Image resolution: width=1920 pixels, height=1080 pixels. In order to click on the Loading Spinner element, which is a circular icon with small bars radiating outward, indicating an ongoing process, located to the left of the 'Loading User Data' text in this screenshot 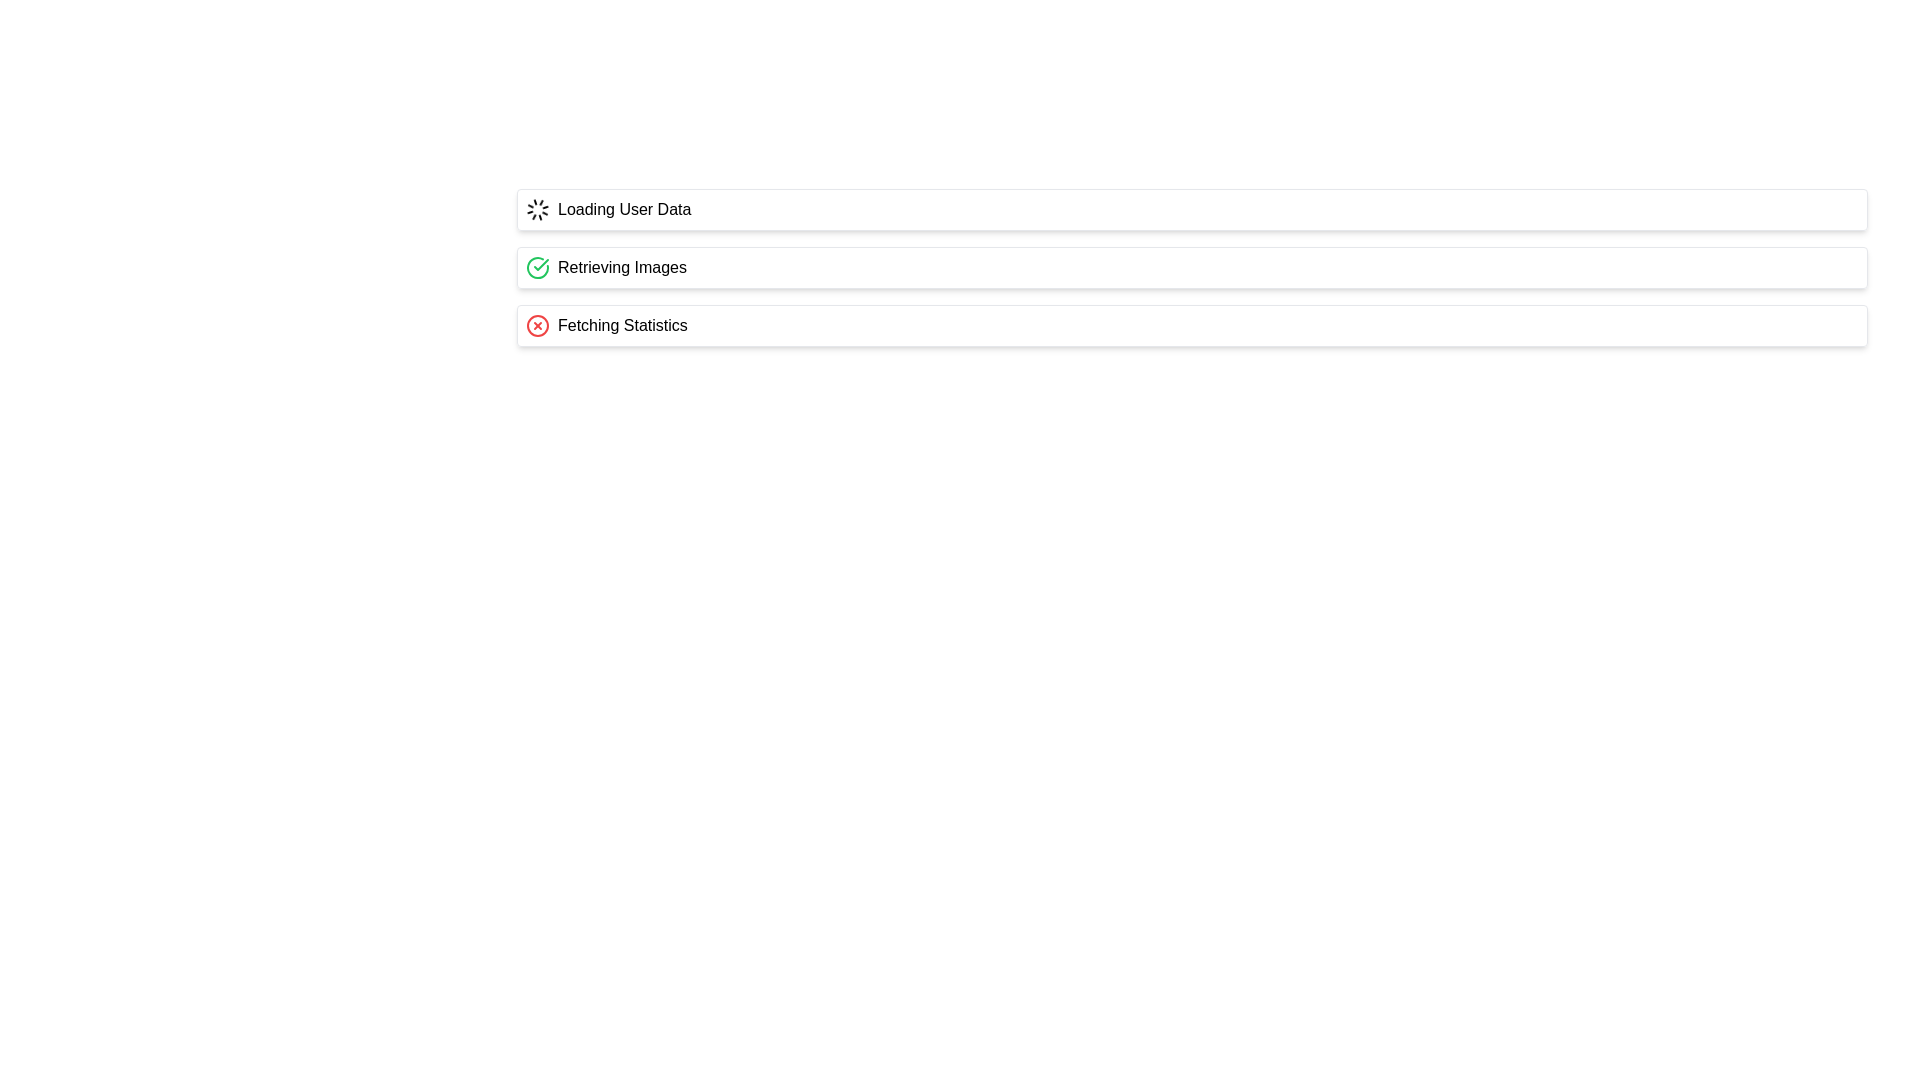, I will do `click(537, 209)`.